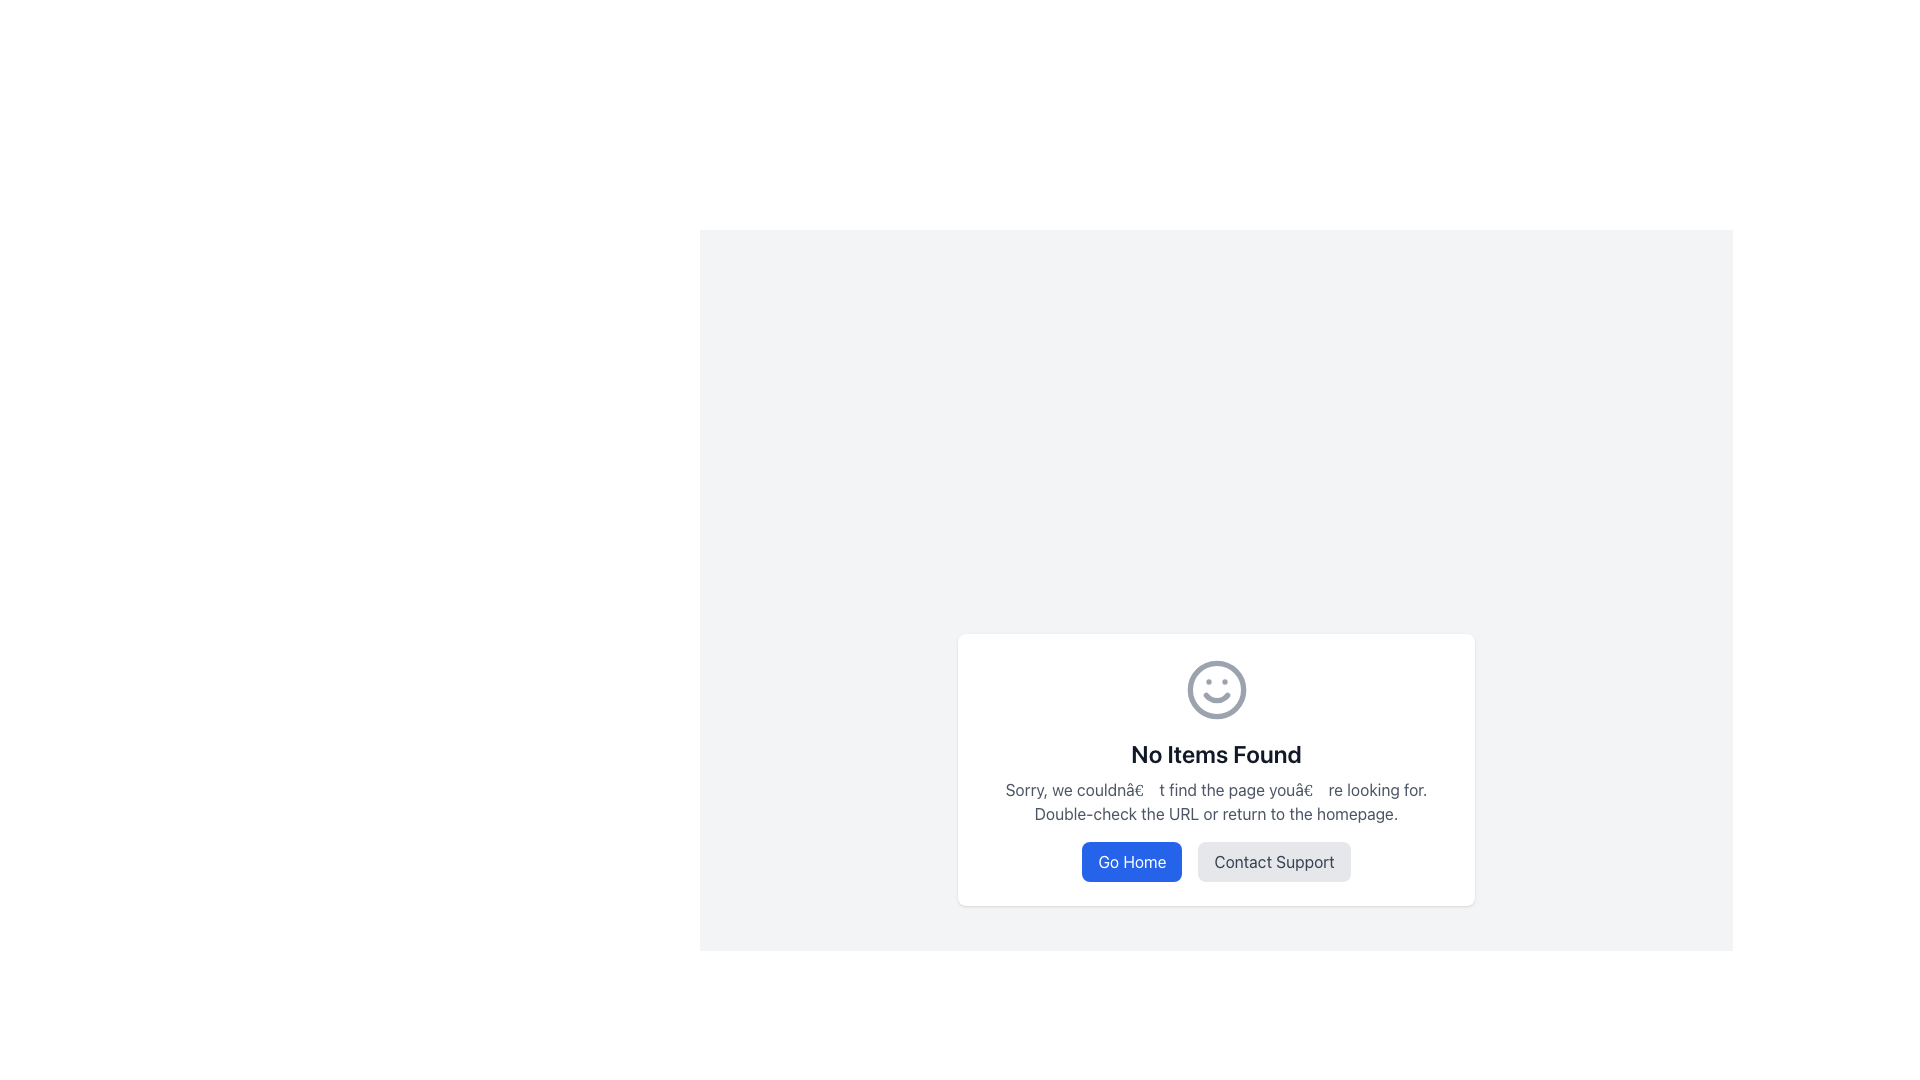  Describe the element at coordinates (1215, 753) in the screenshot. I see `the Text Label that informs users that no items were found, positioned beneath a smiley face icon and above the descriptive message and buttons` at that location.